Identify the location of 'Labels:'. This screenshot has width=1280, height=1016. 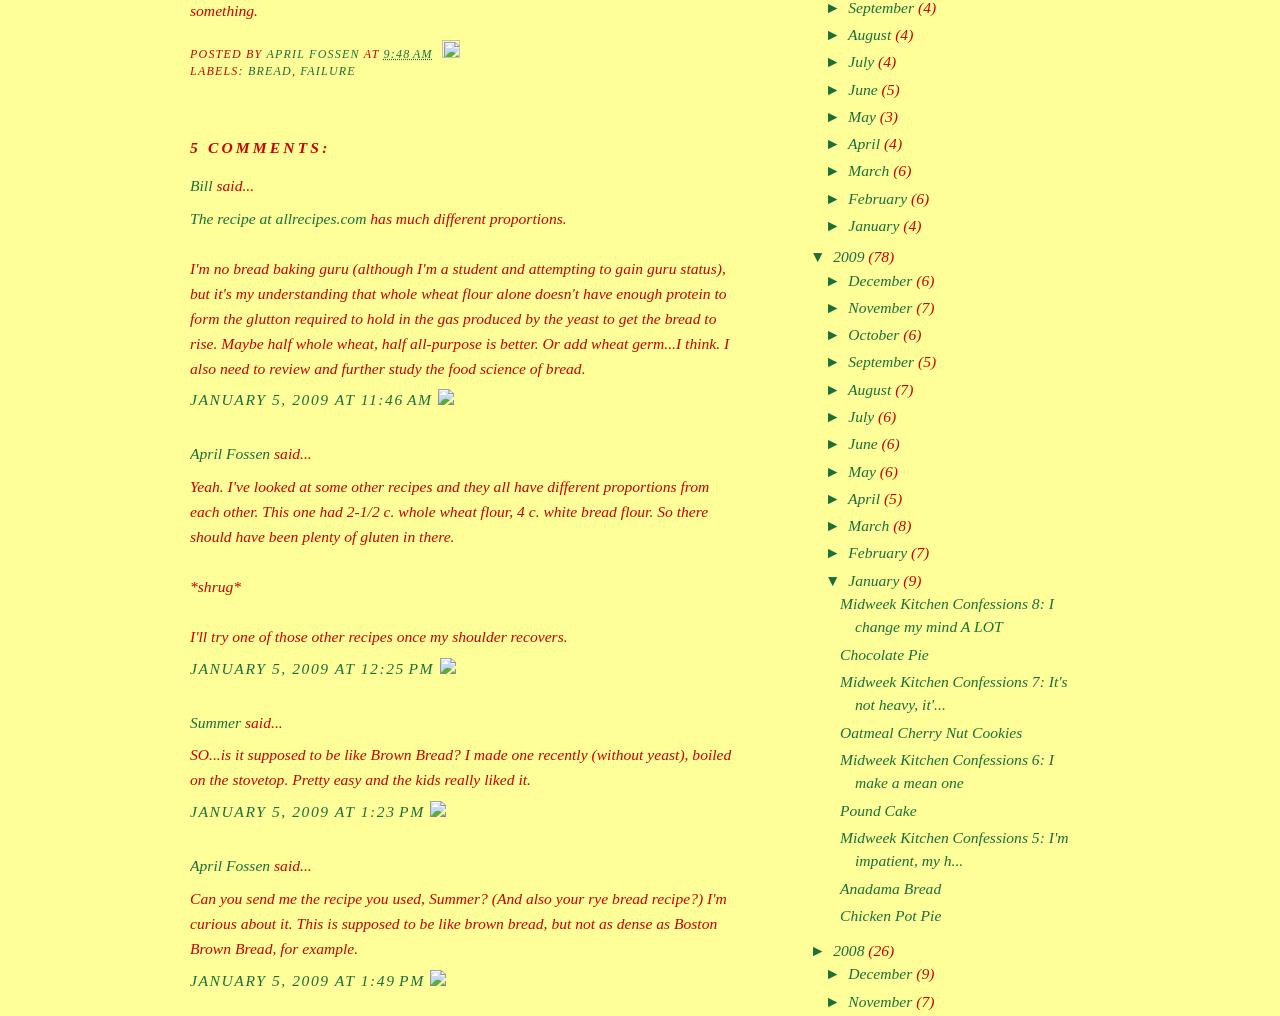
(189, 71).